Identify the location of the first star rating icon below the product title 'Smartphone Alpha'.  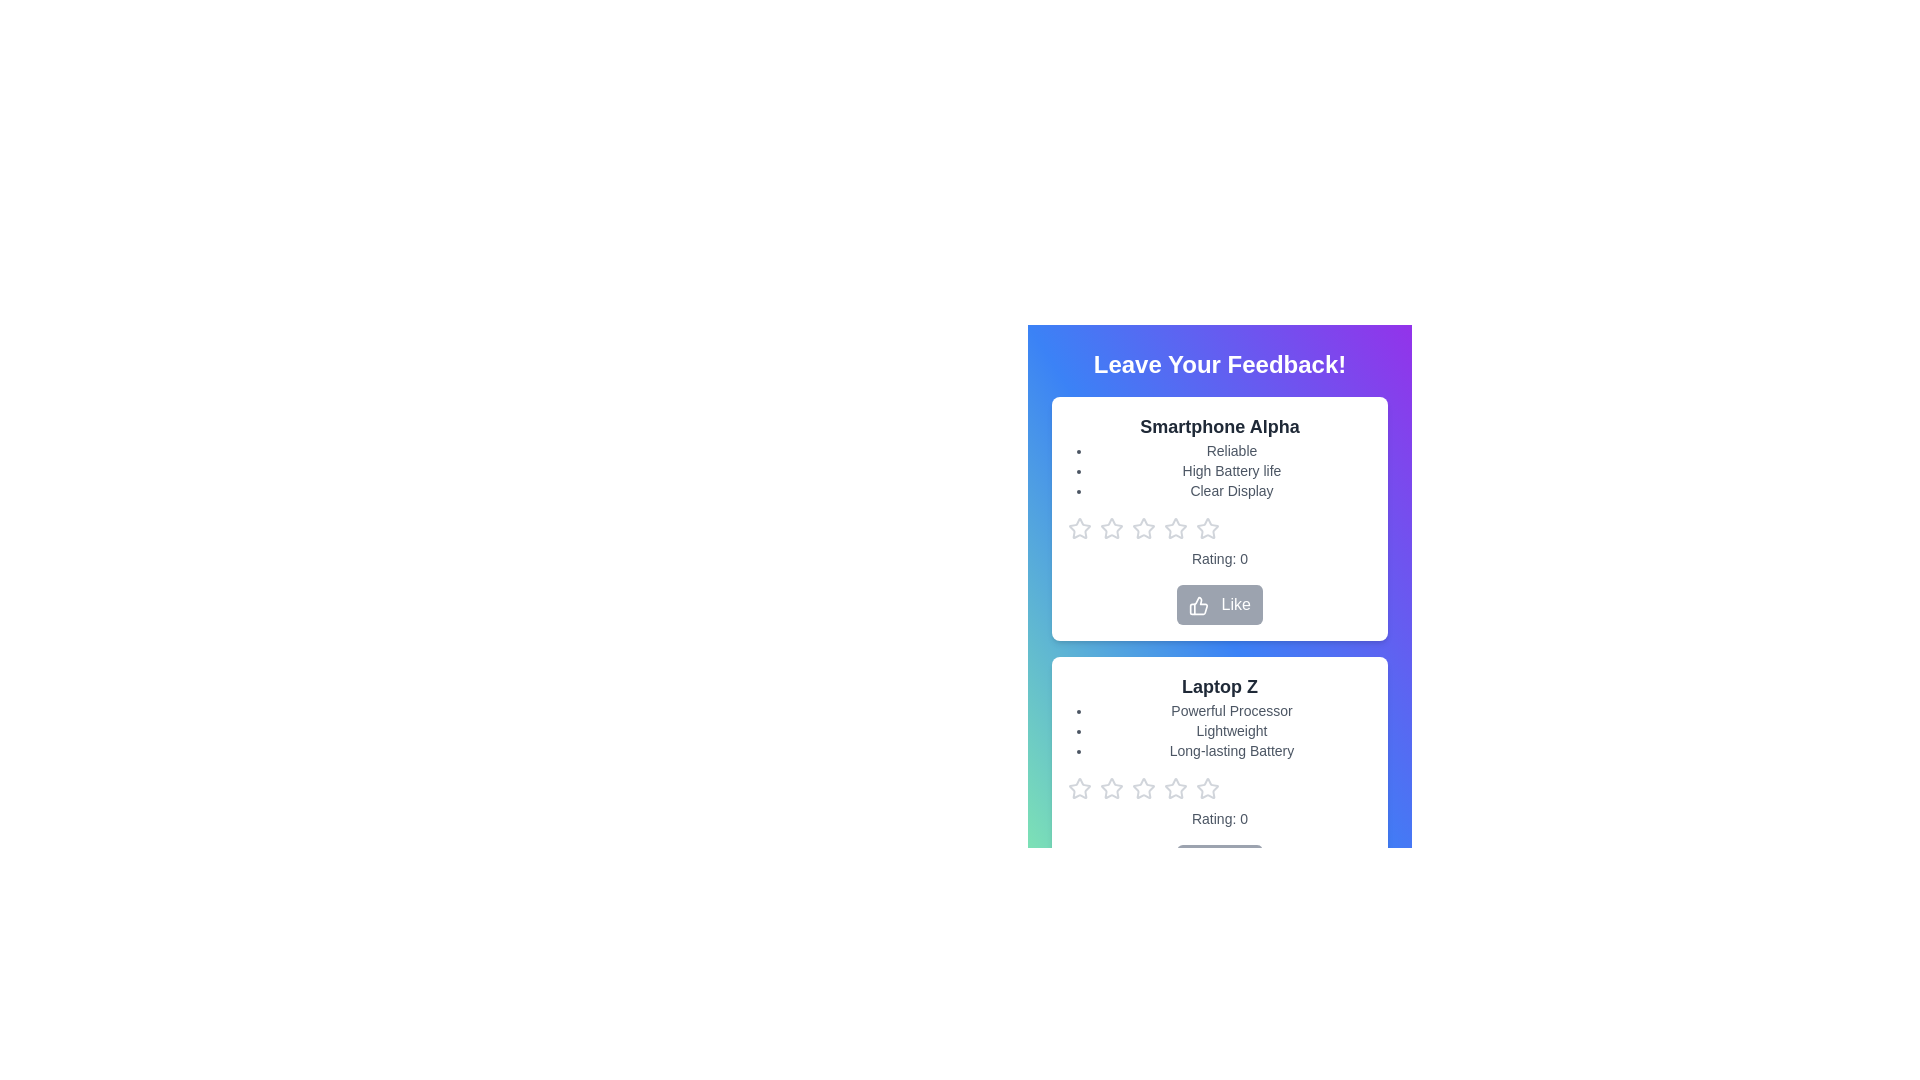
(1111, 527).